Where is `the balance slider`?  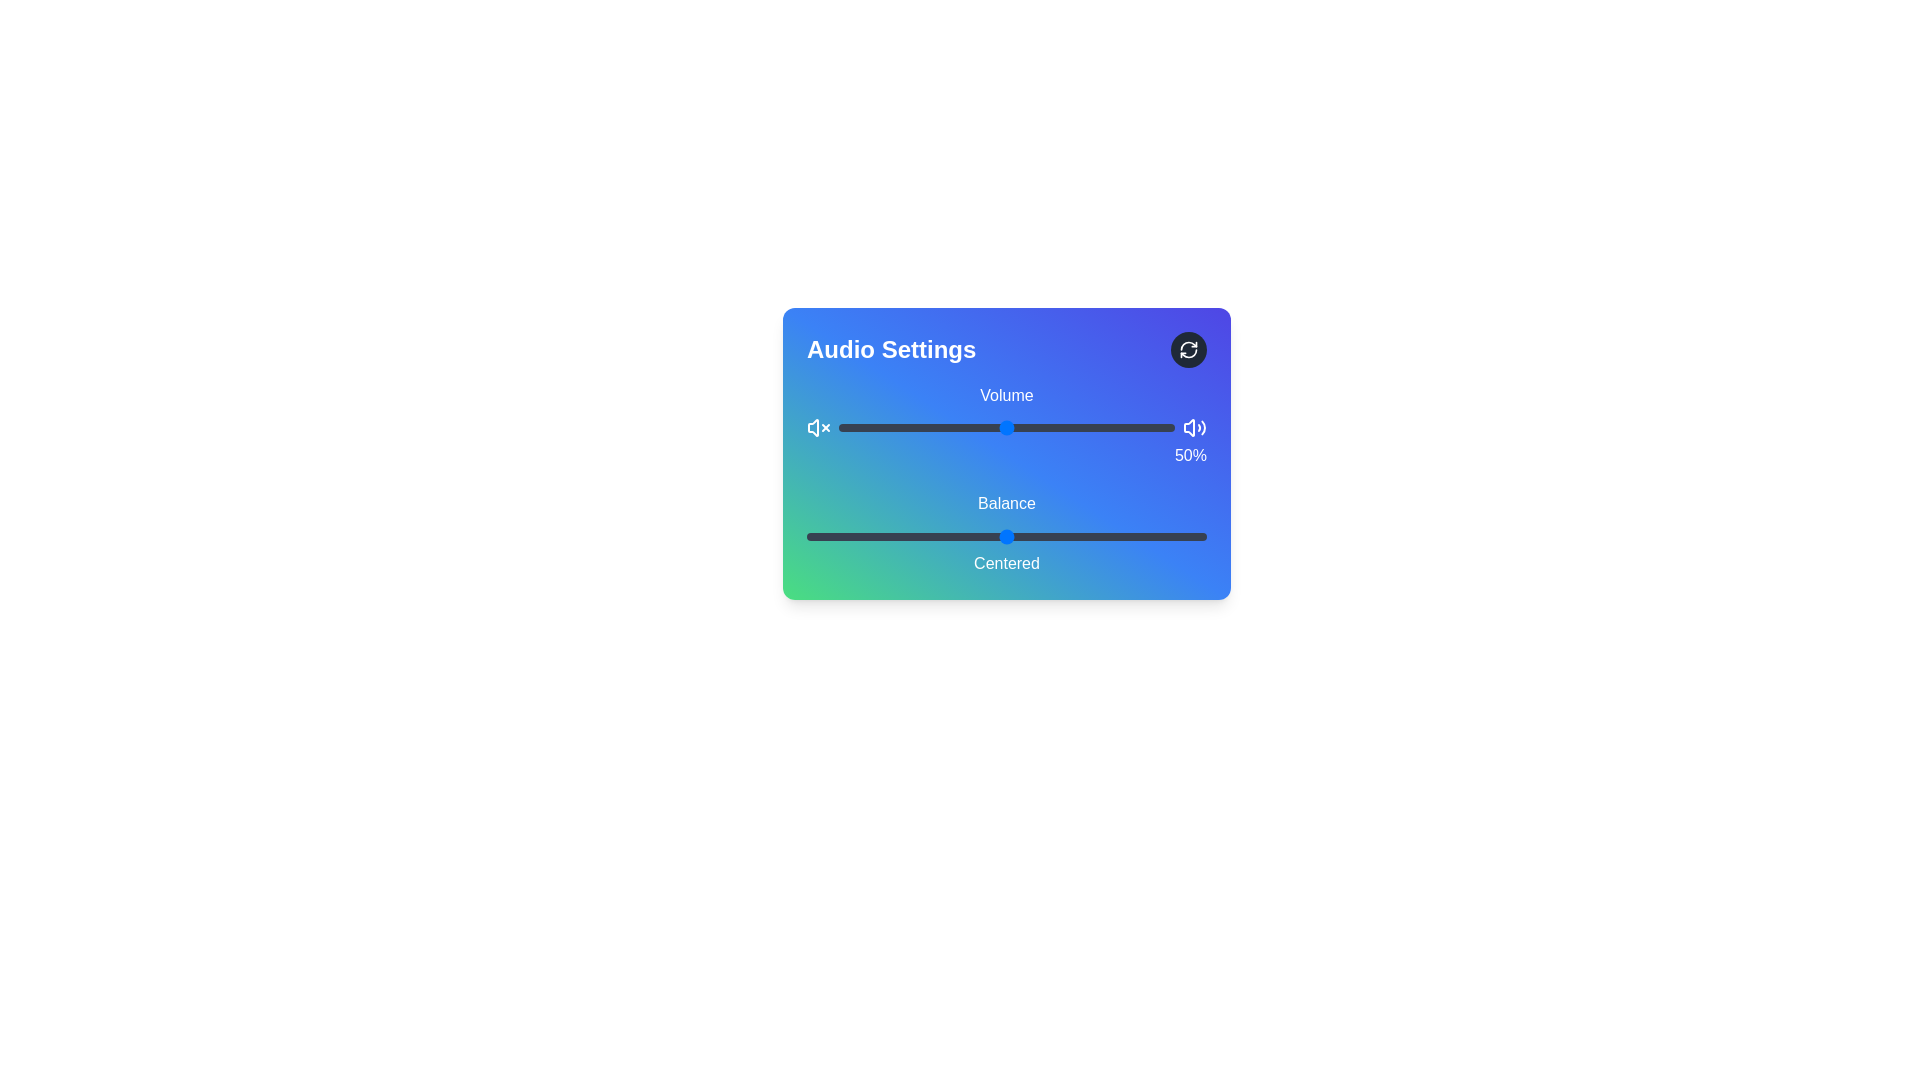
the balance slider is located at coordinates (906, 535).